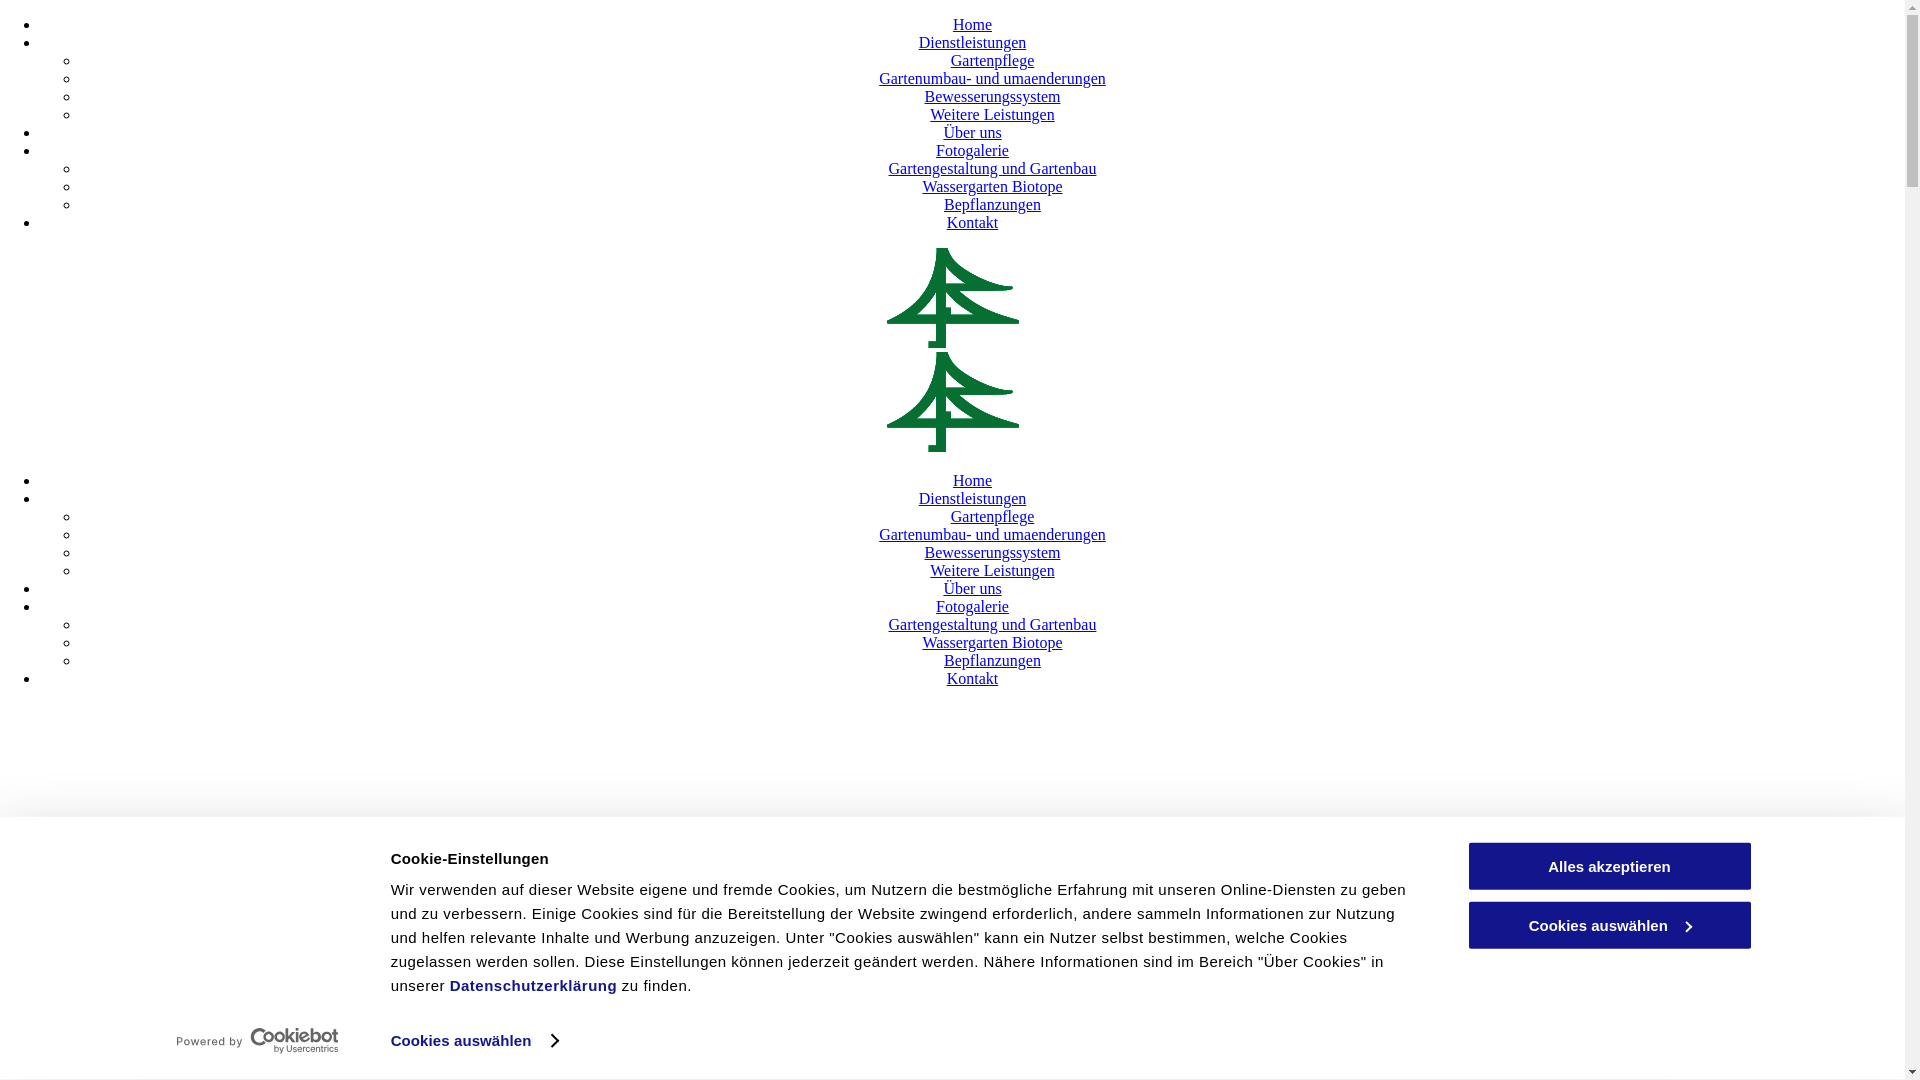 The height and width of the screenshot is (1080, 1920). I want to click on 'Home', so click(972, 24).